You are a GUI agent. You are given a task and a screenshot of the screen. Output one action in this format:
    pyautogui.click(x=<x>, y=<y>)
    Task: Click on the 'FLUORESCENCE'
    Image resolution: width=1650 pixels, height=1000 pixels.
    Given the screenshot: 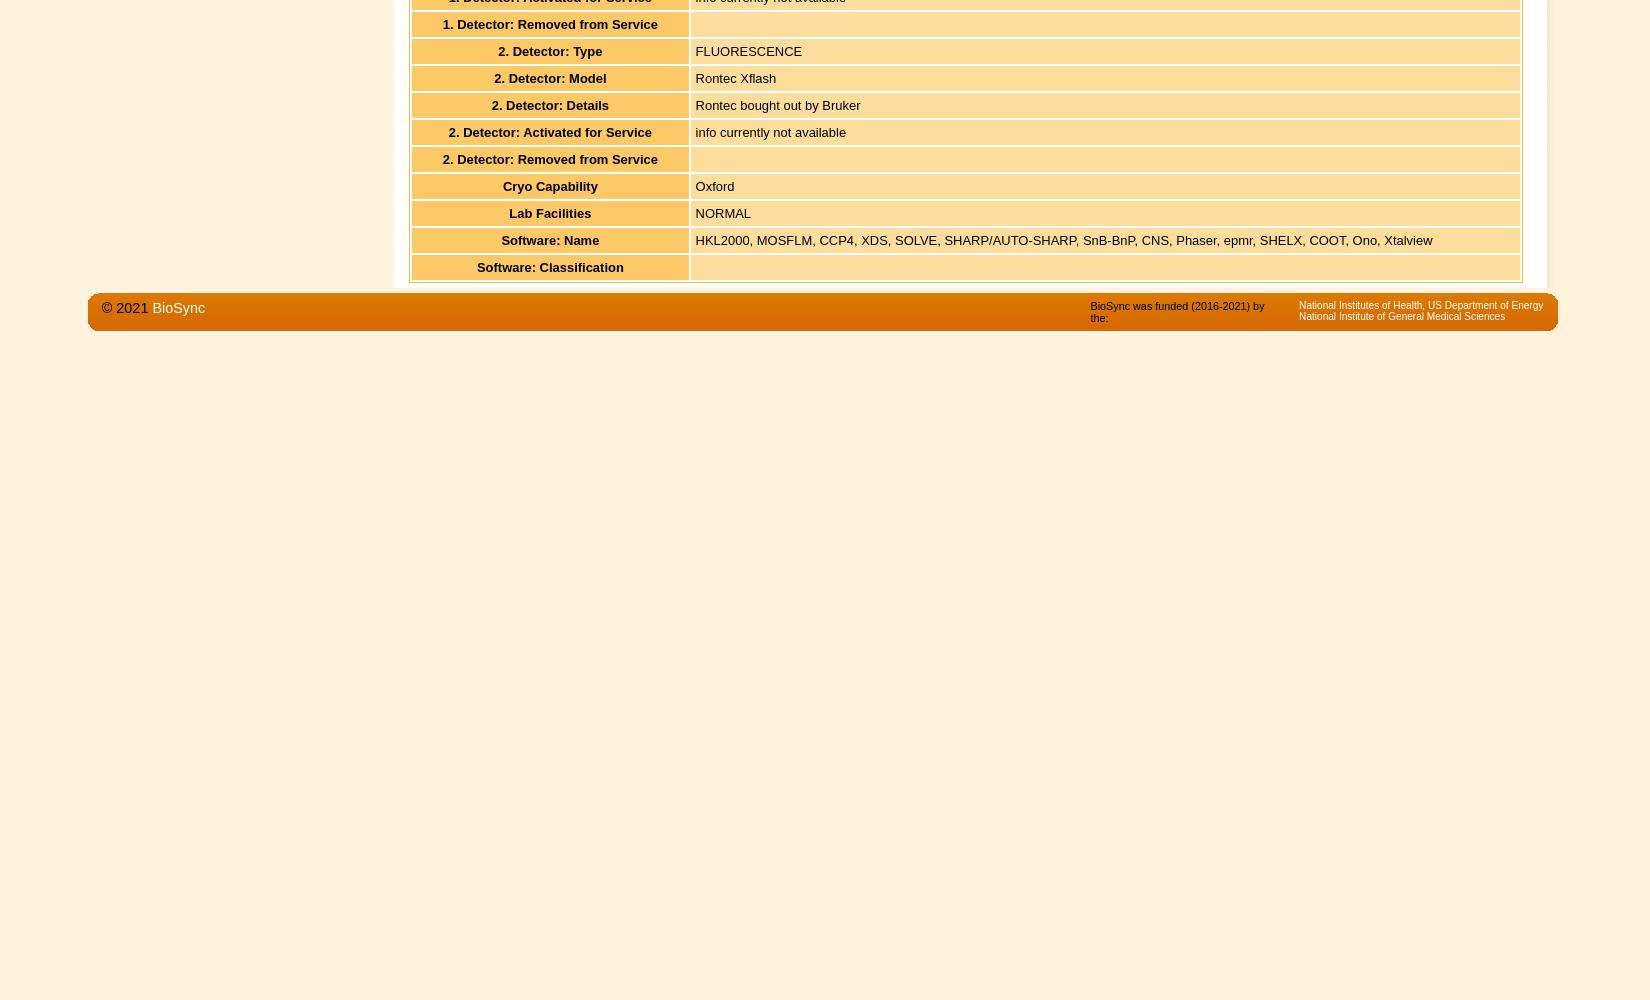 What is the action you would take?
    pyautogui.click(x=693, y=50)
    